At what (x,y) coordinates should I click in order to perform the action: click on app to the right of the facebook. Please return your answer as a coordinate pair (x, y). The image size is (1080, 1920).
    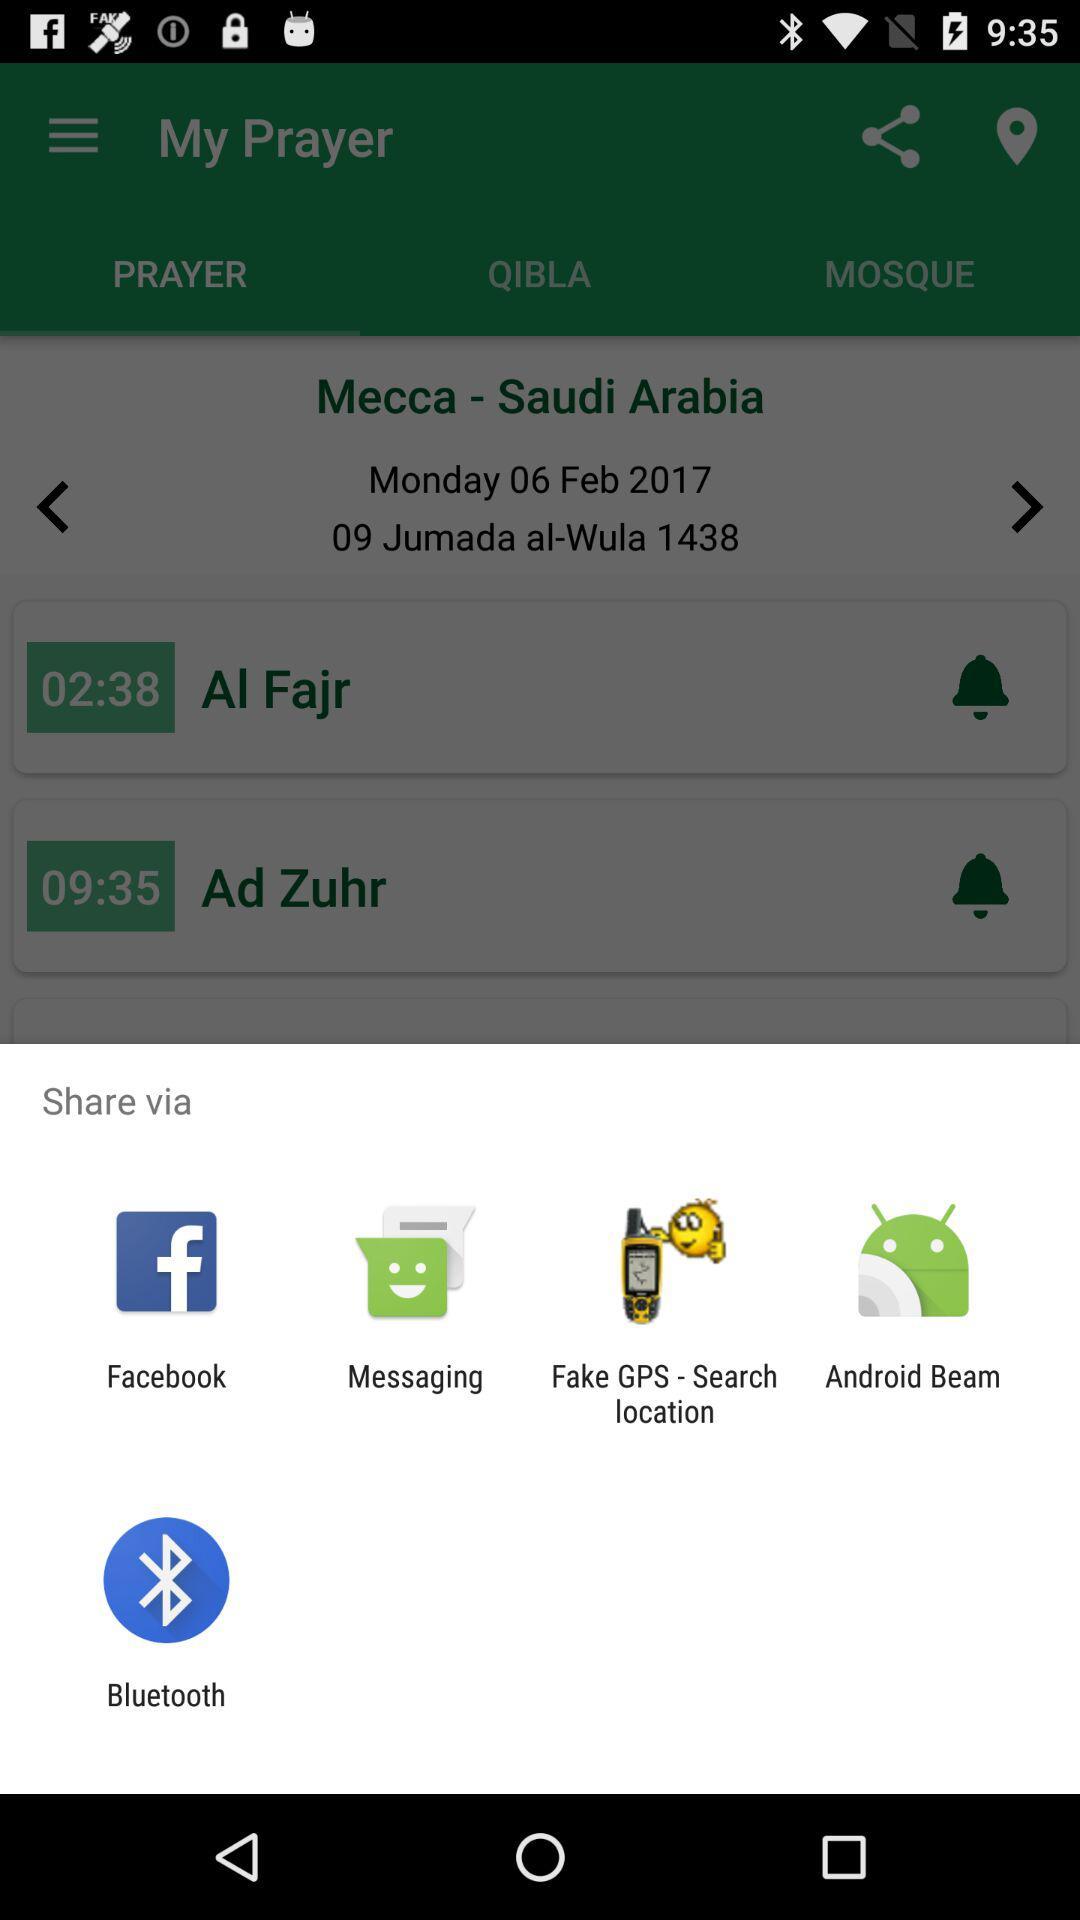
    Looking at the image, I should click on (414, 1392).